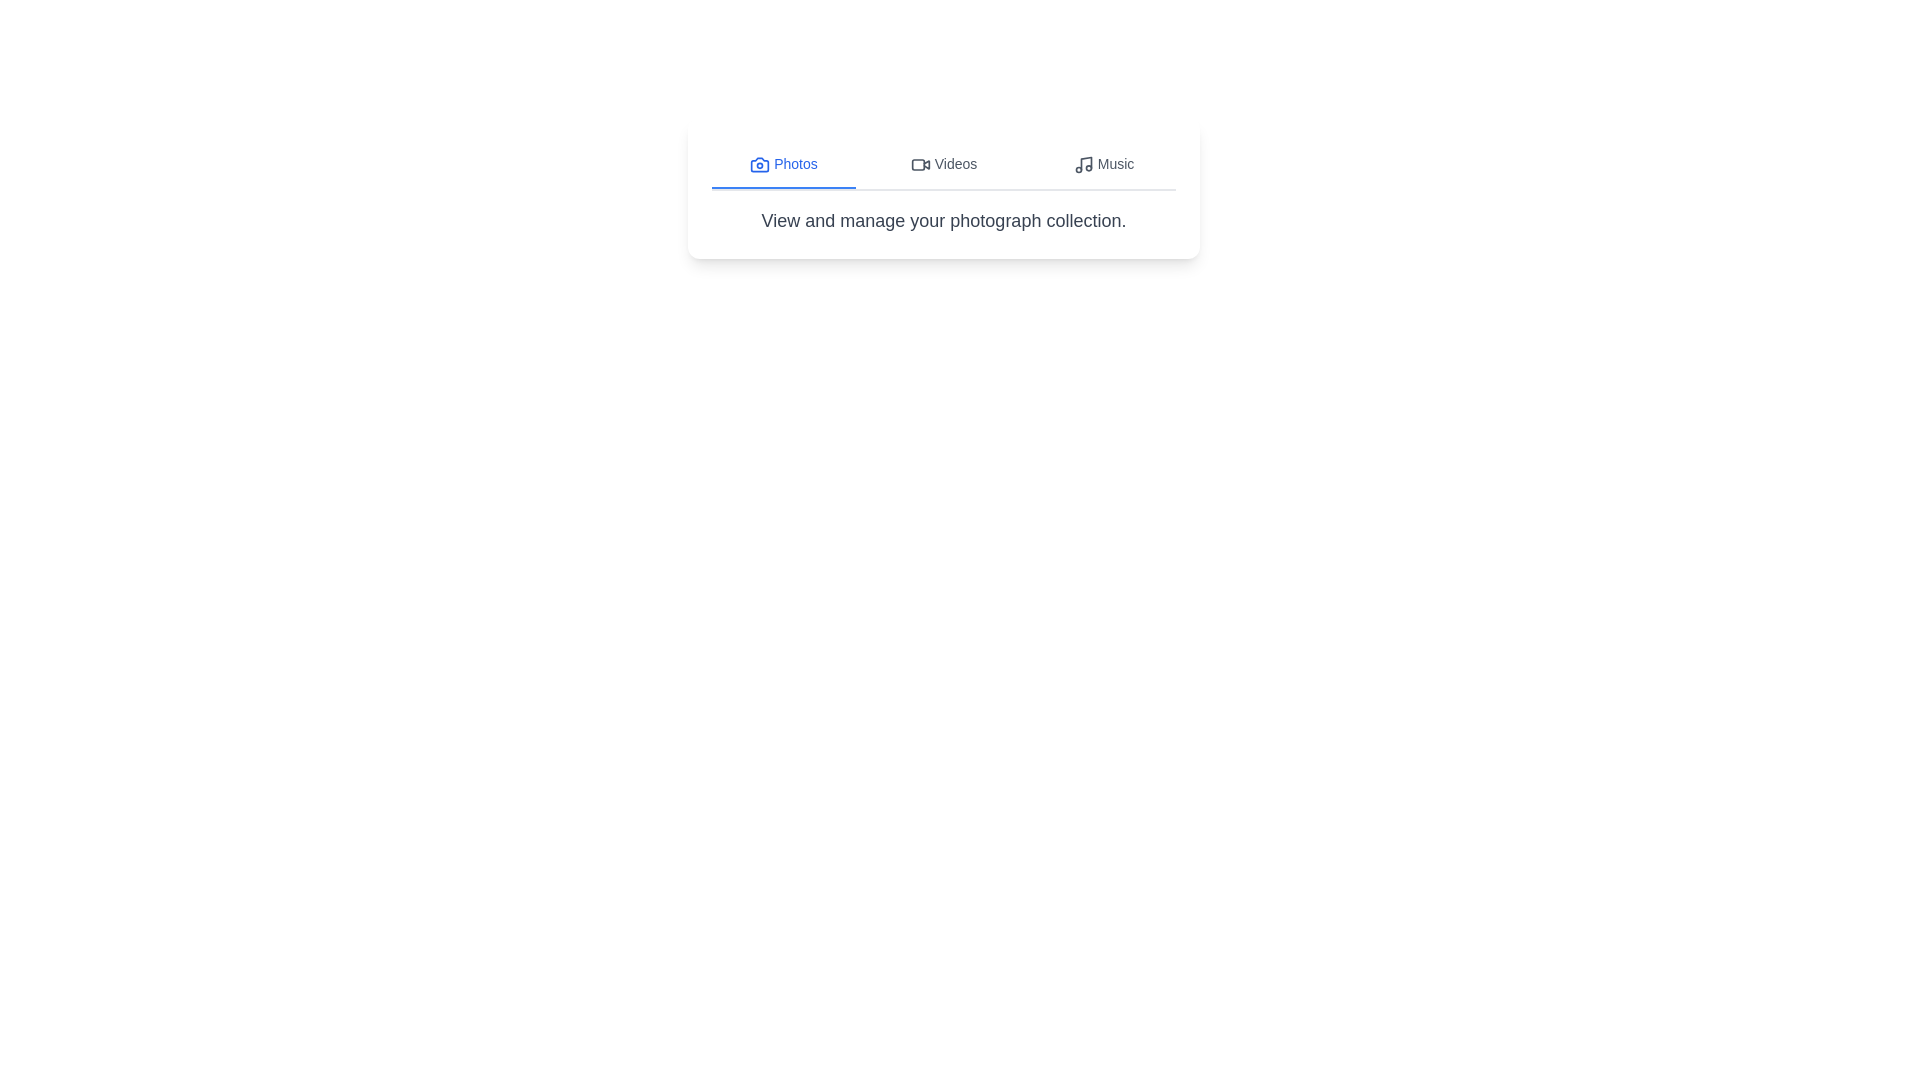 Image resolution: width=1920 pixels, height=1080 pixels. I want to click on the Music tab by clicking on the respective tab button, so click(1103, 164).